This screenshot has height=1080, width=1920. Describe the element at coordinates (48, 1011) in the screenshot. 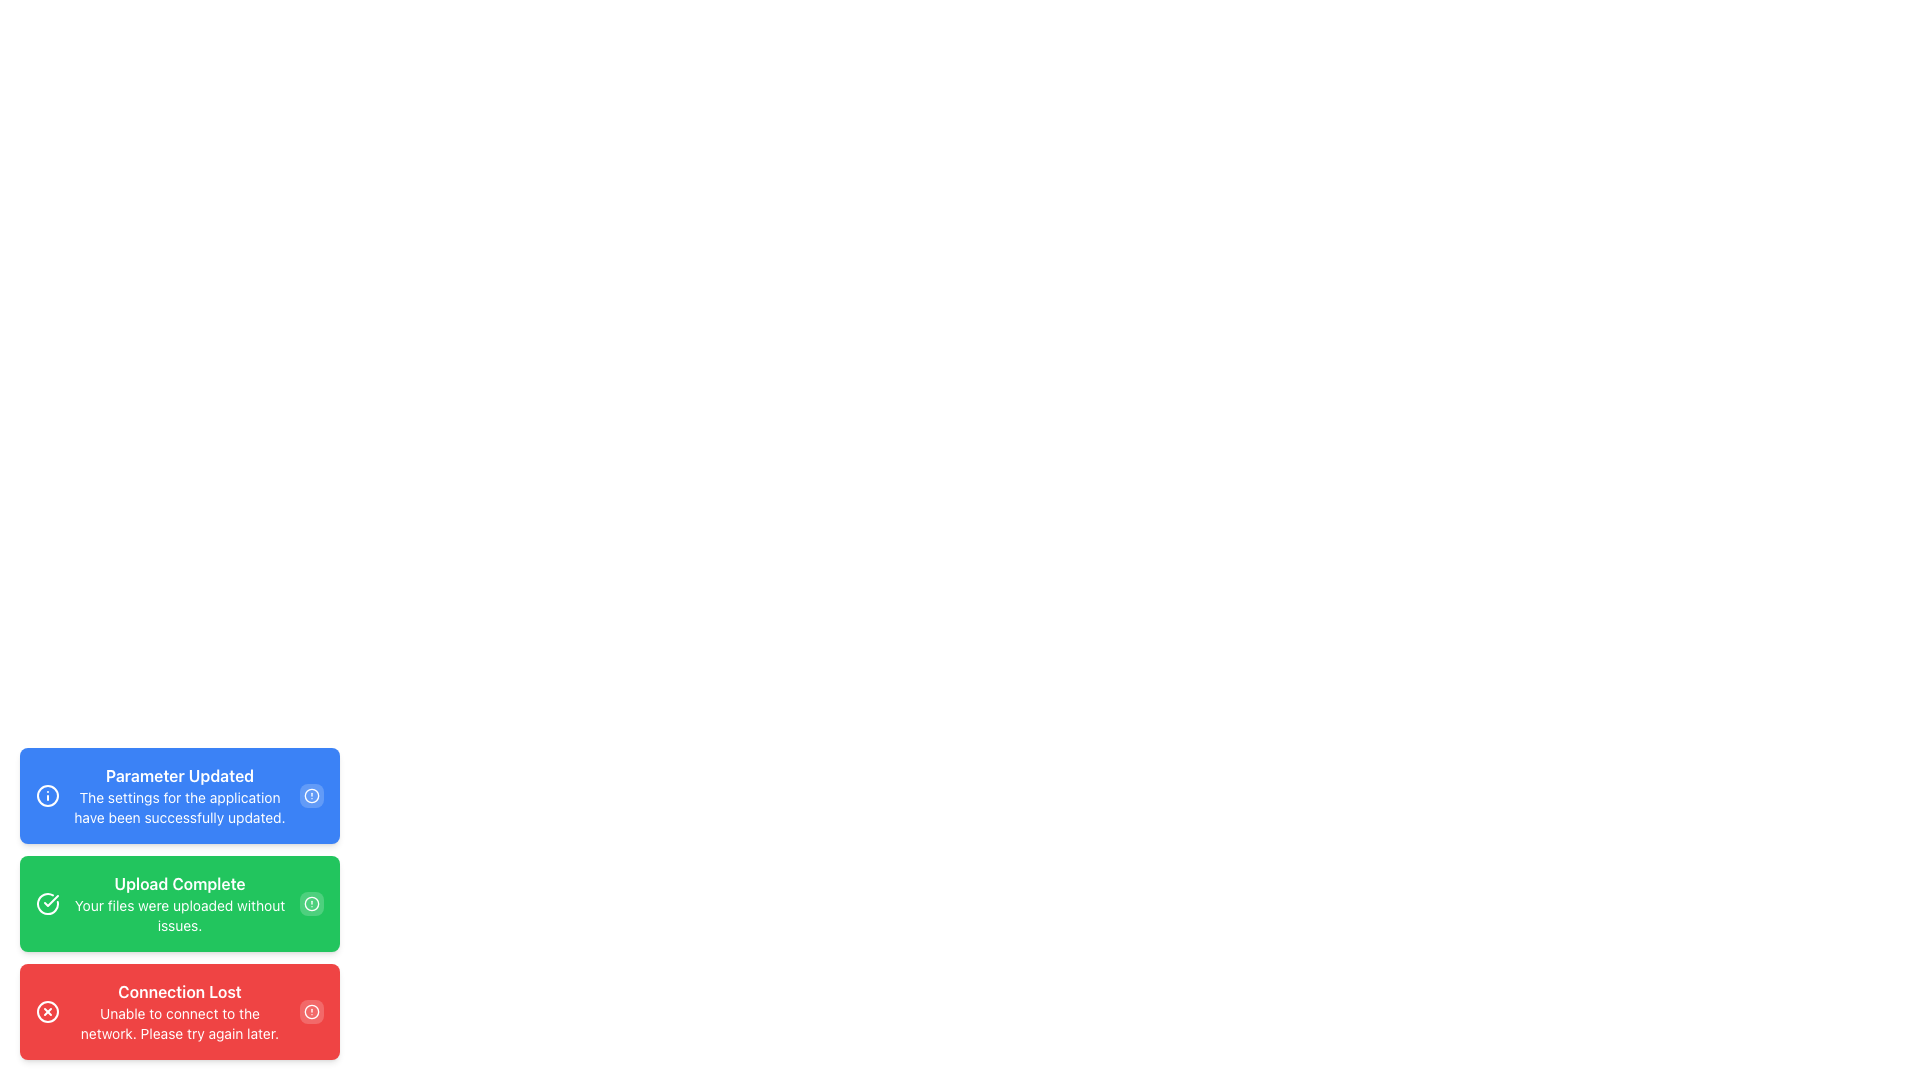

I see `the circular stroke of the 'close' icon in the bottom-right corner of the 'Connection Lost' notification panel` at that location.